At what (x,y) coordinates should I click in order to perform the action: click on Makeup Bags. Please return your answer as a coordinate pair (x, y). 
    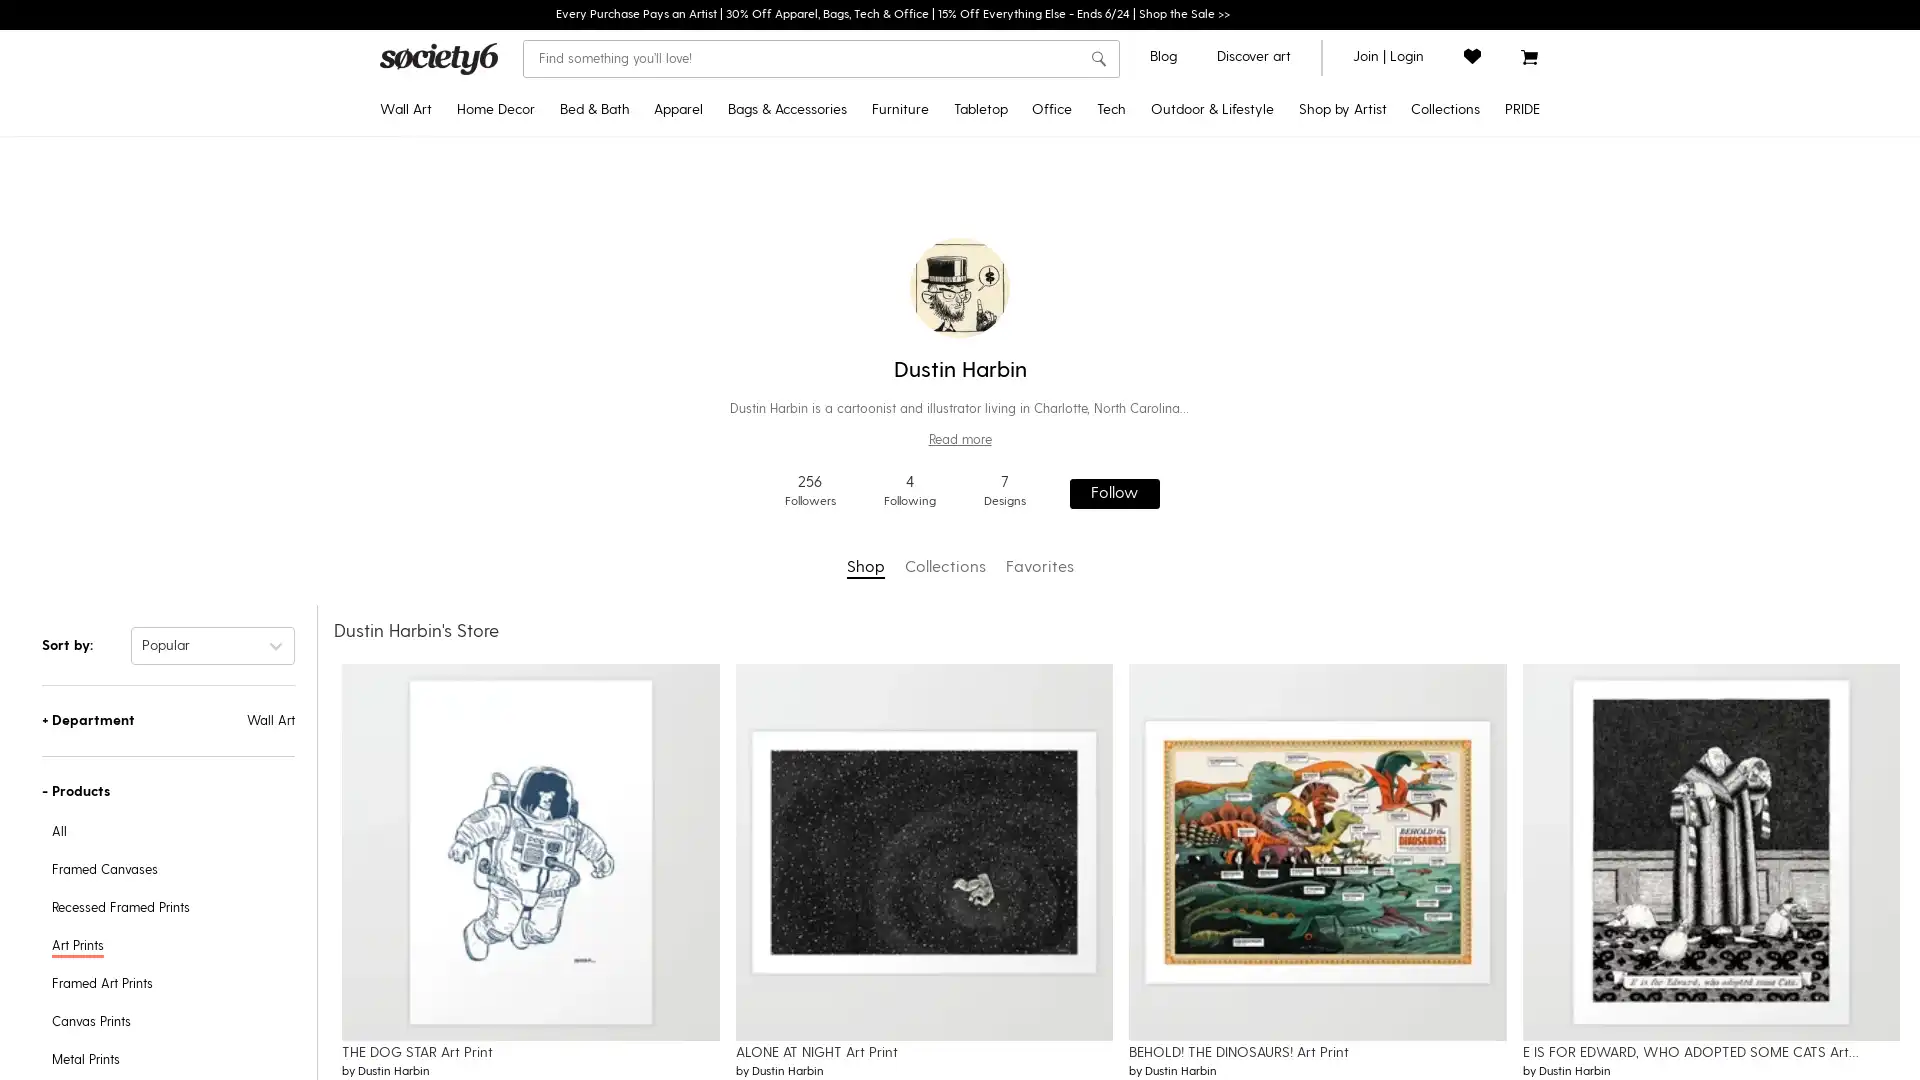
    Looking at the image, I should click on (801, 353).